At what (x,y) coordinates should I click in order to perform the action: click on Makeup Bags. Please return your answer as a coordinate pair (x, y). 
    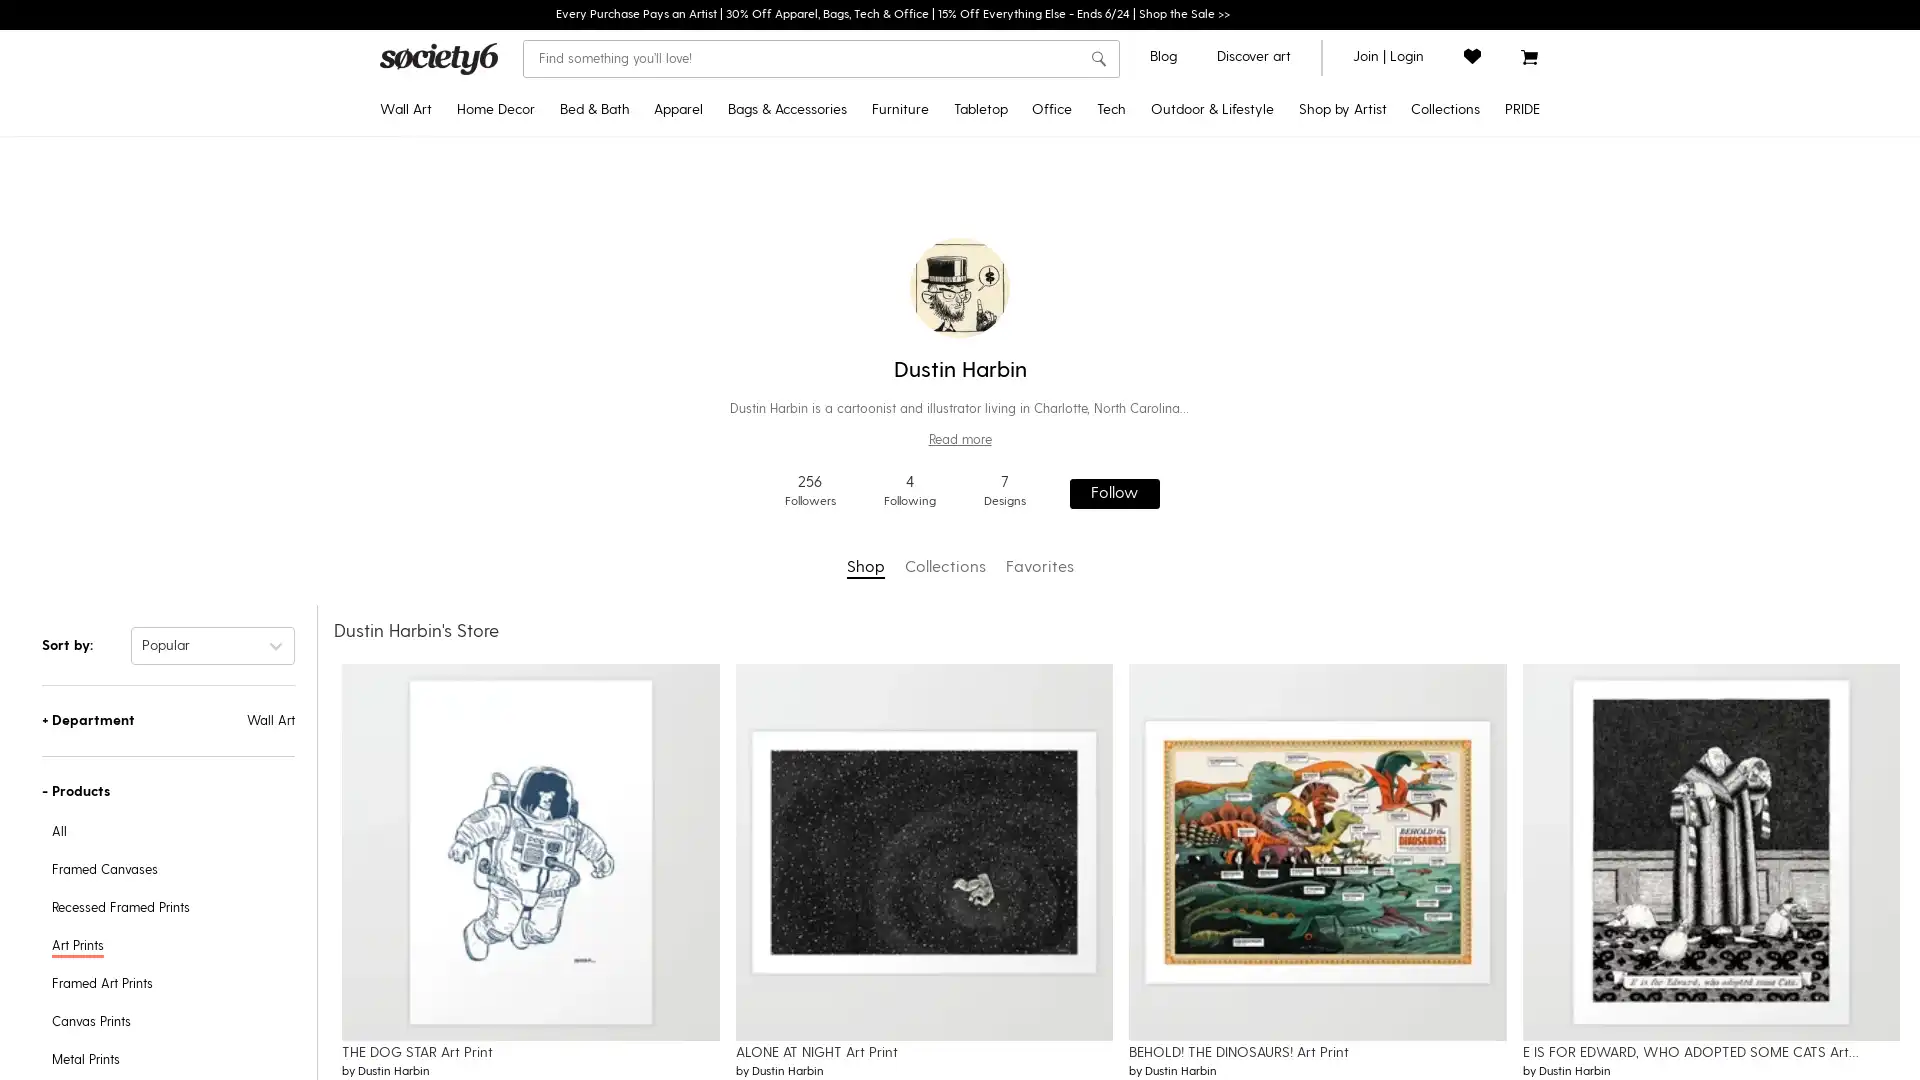
    Looking at the image, I should click on (801, 353).